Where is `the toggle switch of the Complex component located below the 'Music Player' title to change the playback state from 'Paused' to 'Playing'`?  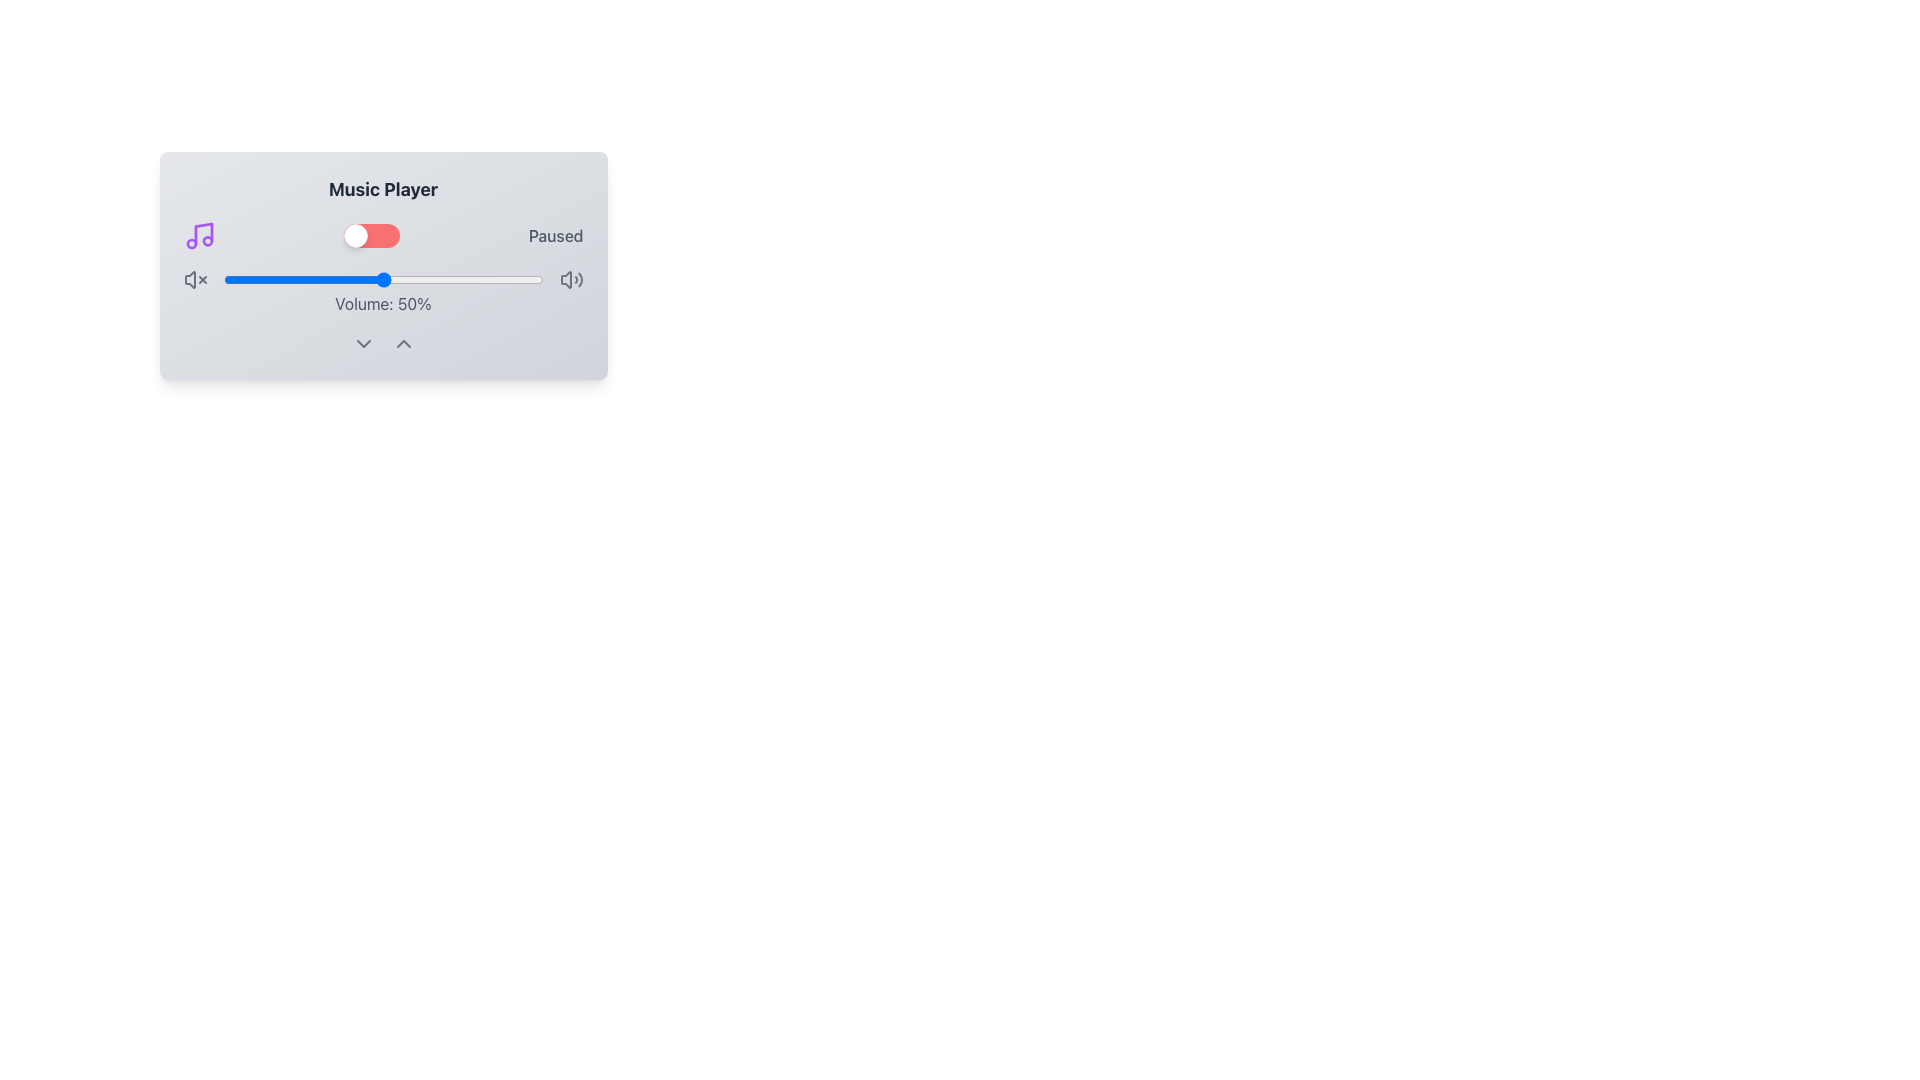 the toggle switch of the Complex component located below the 'Music Player' title to change the playback state from 'Paused' to 'Playing' is located at coordinates (383, 234).